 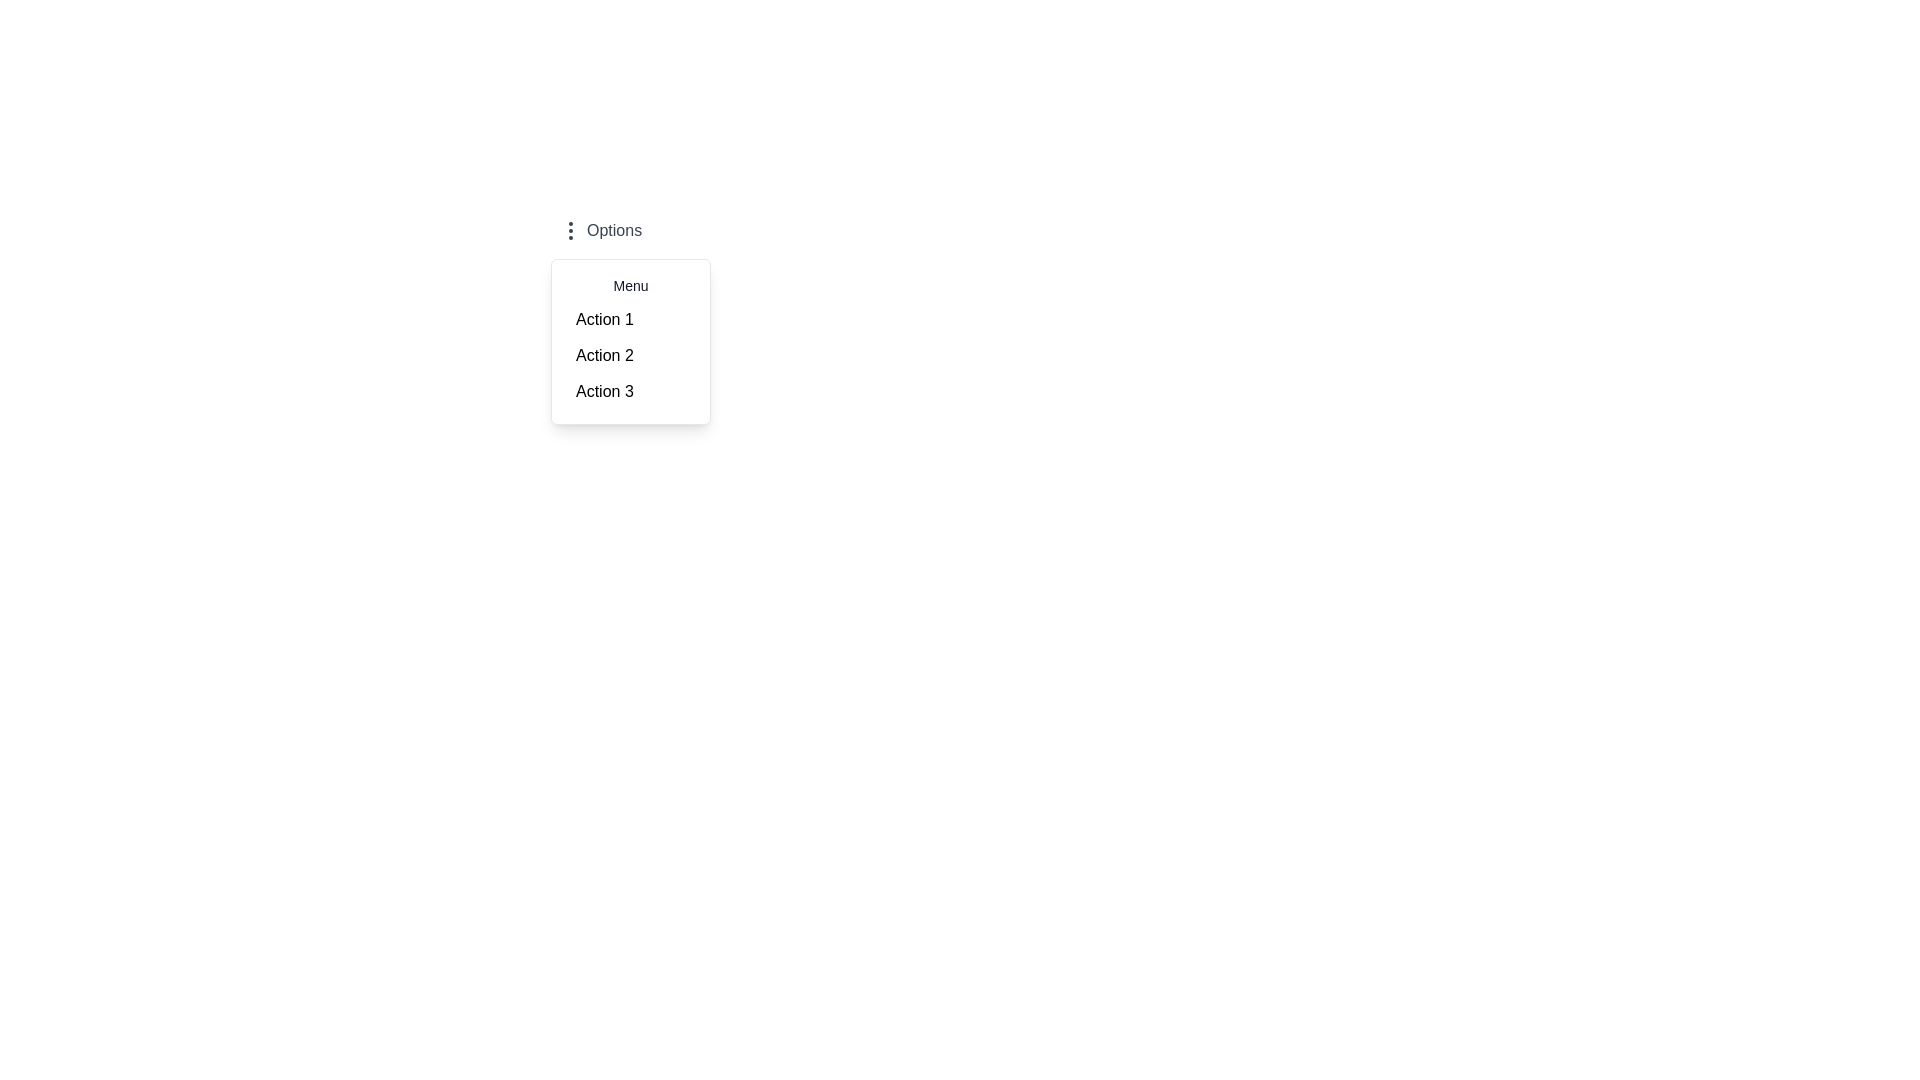 What do you see at coordinates (629, 285) in the screenshot?
I see `the 'Menu' text label, which is a medium-sized, bold, dark gray font, positioned at the top of a dropdown structure above three action items` at bounding box center [629, 285].